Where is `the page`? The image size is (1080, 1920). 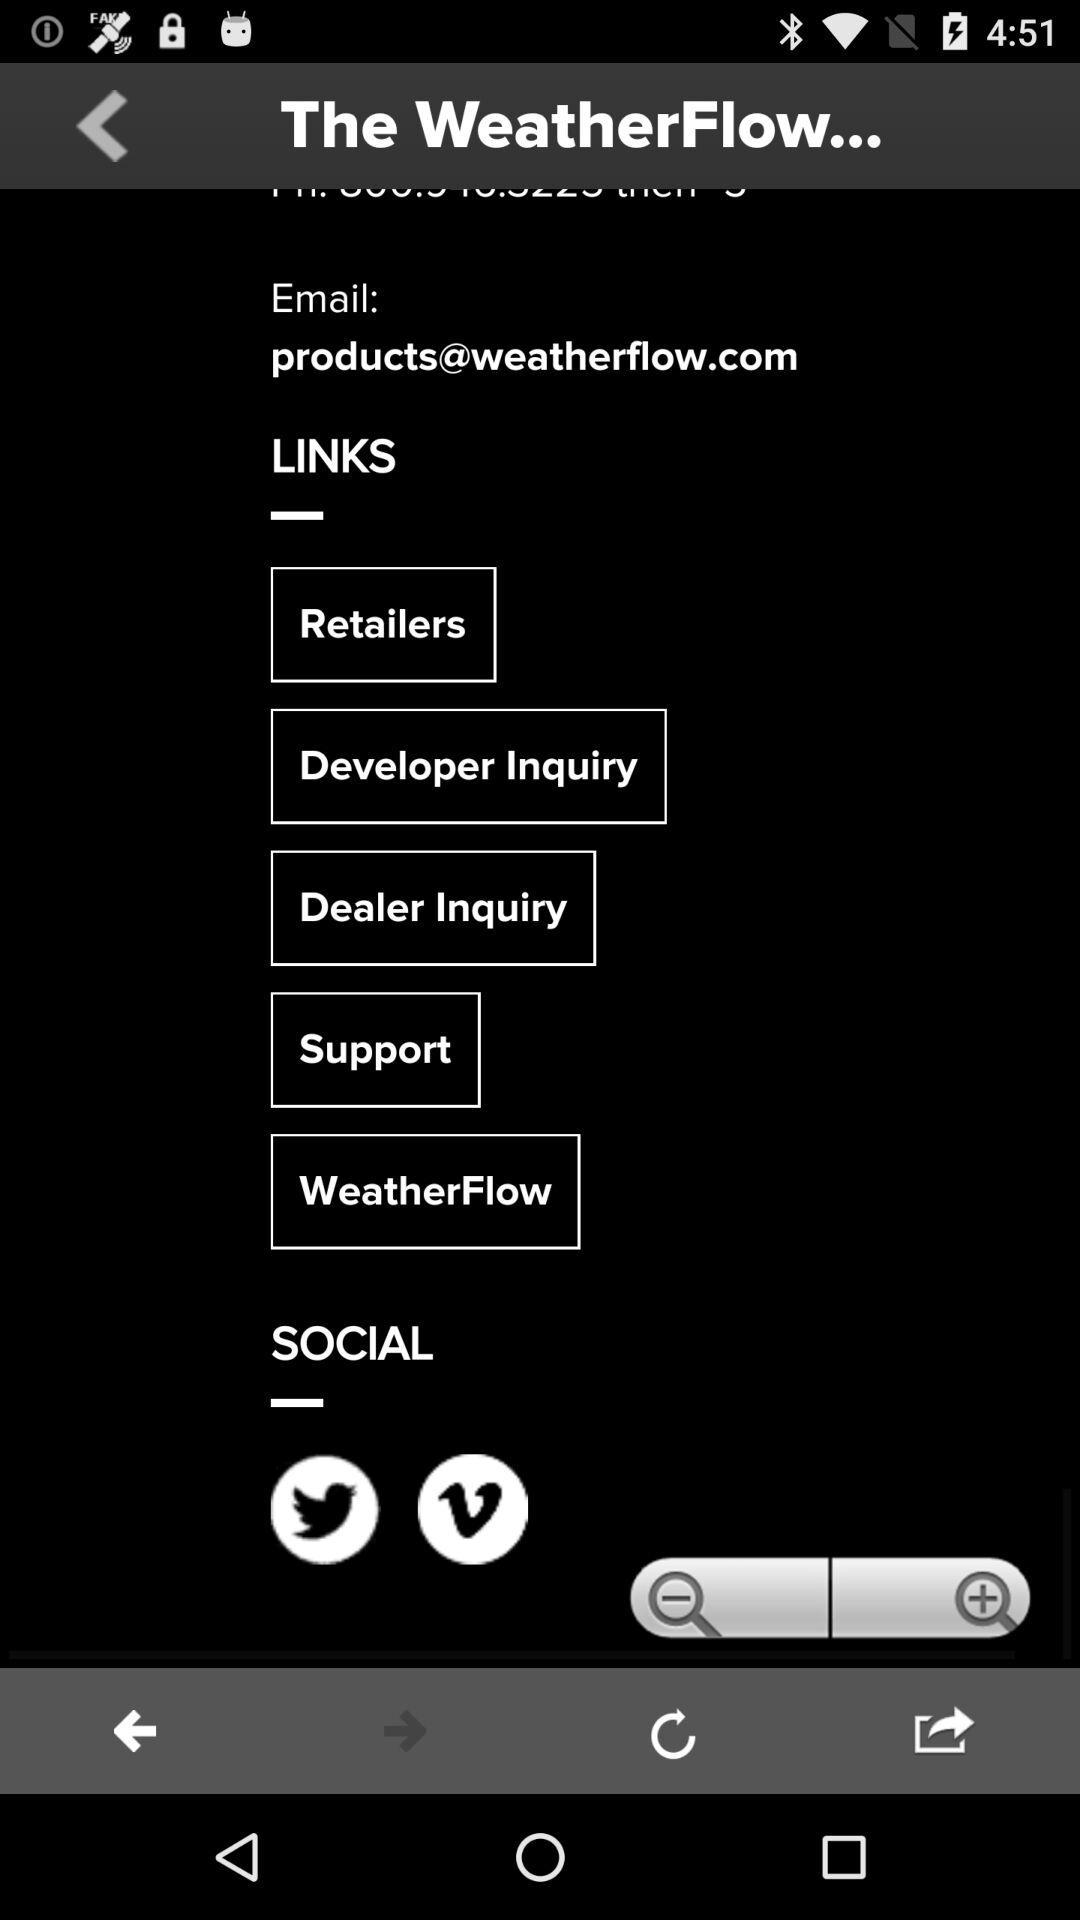
the page is located at coordinates (675, 1730).